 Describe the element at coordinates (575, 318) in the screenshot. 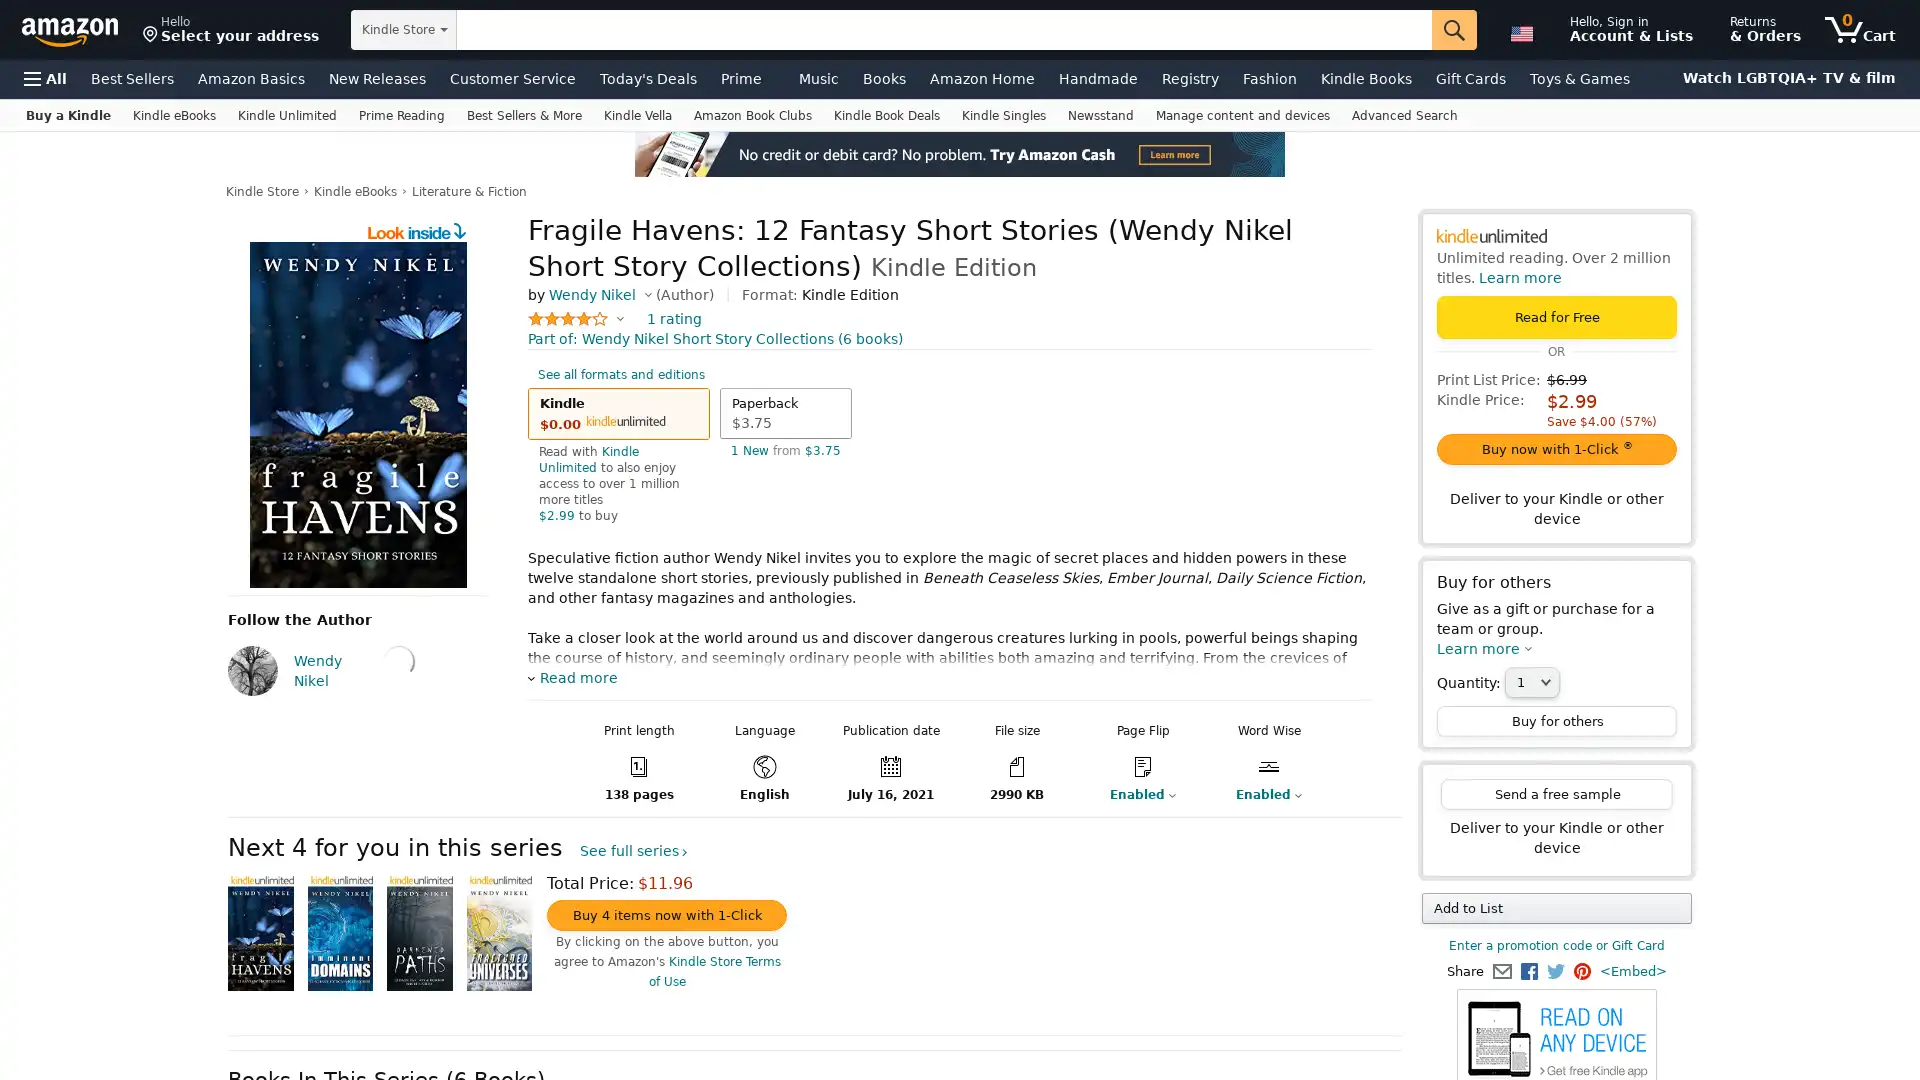

I see `4.0 out of 5 stars` at that location.